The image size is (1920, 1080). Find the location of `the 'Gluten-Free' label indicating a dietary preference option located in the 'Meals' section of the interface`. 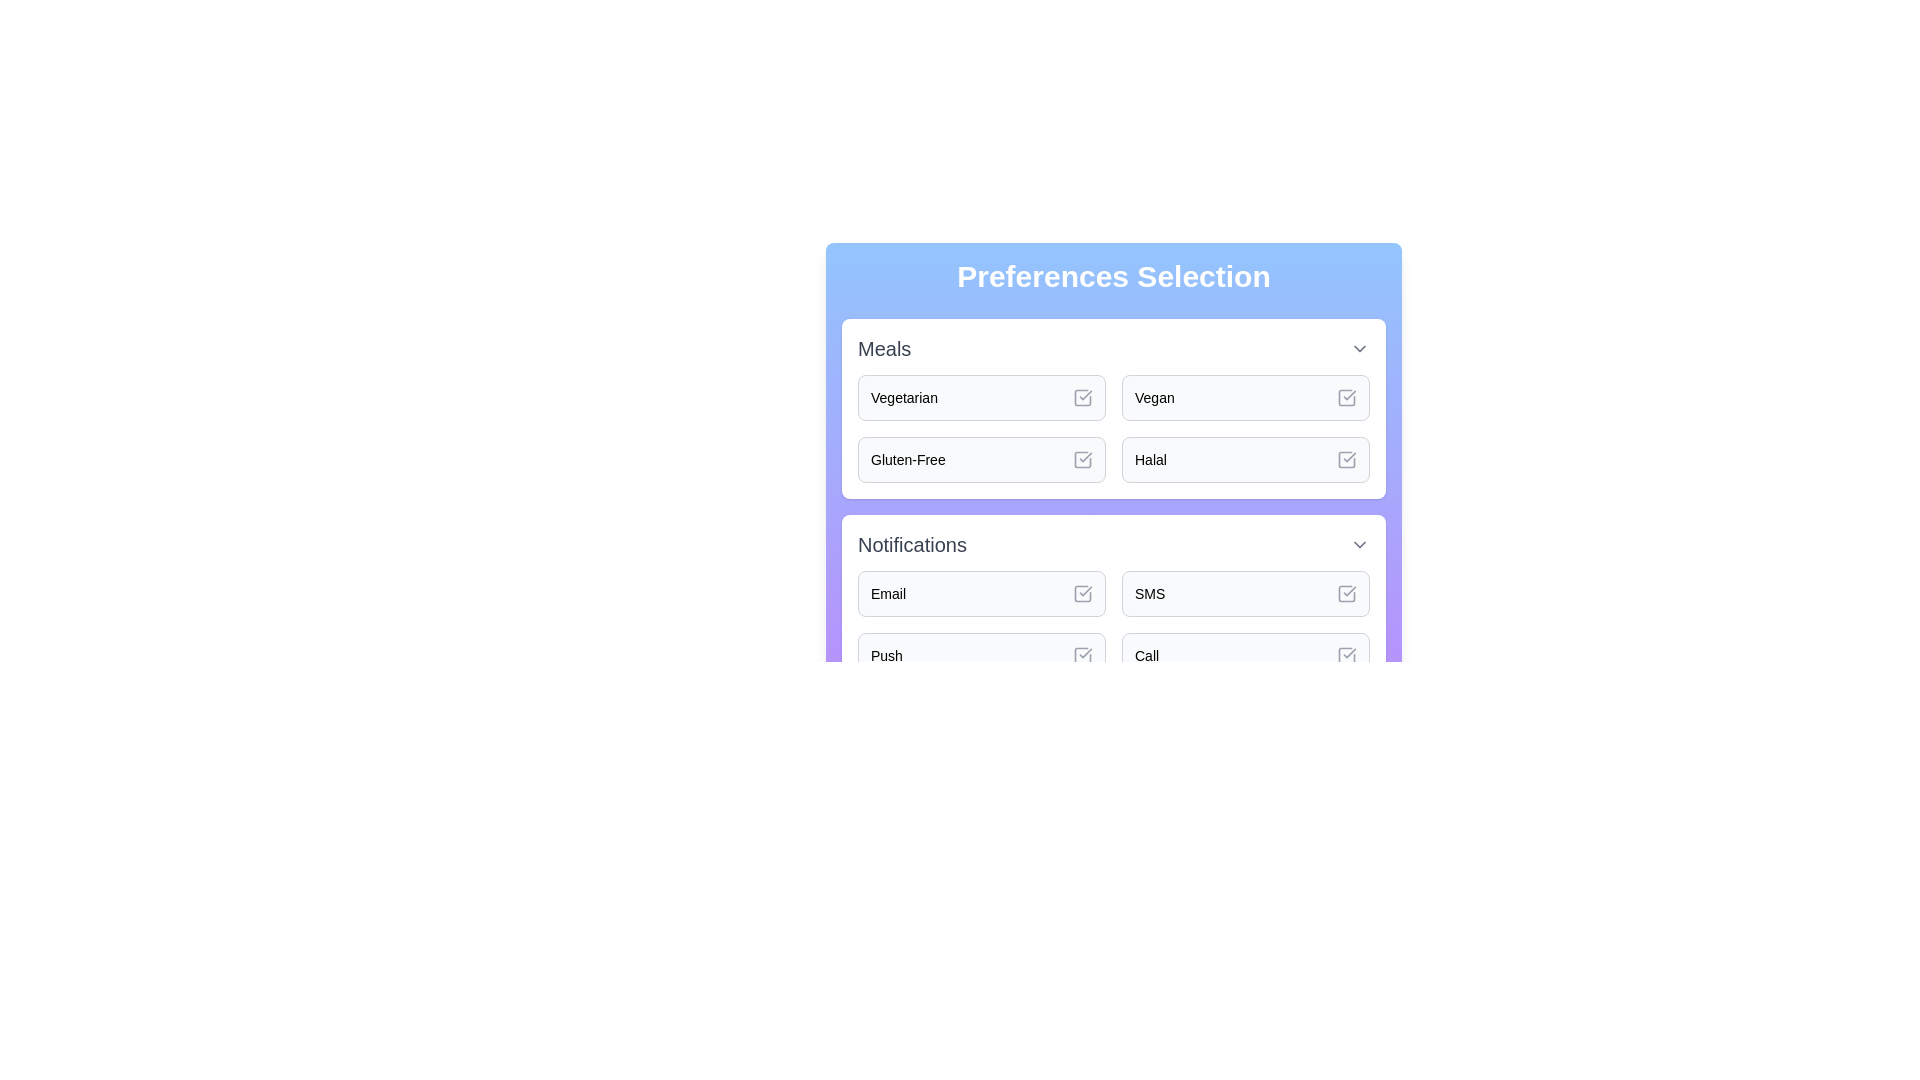

the 'Gluten-Free' label indicating a dietary preference option located in the 'Meals' section of the interface is located at coordinates (907, 459).